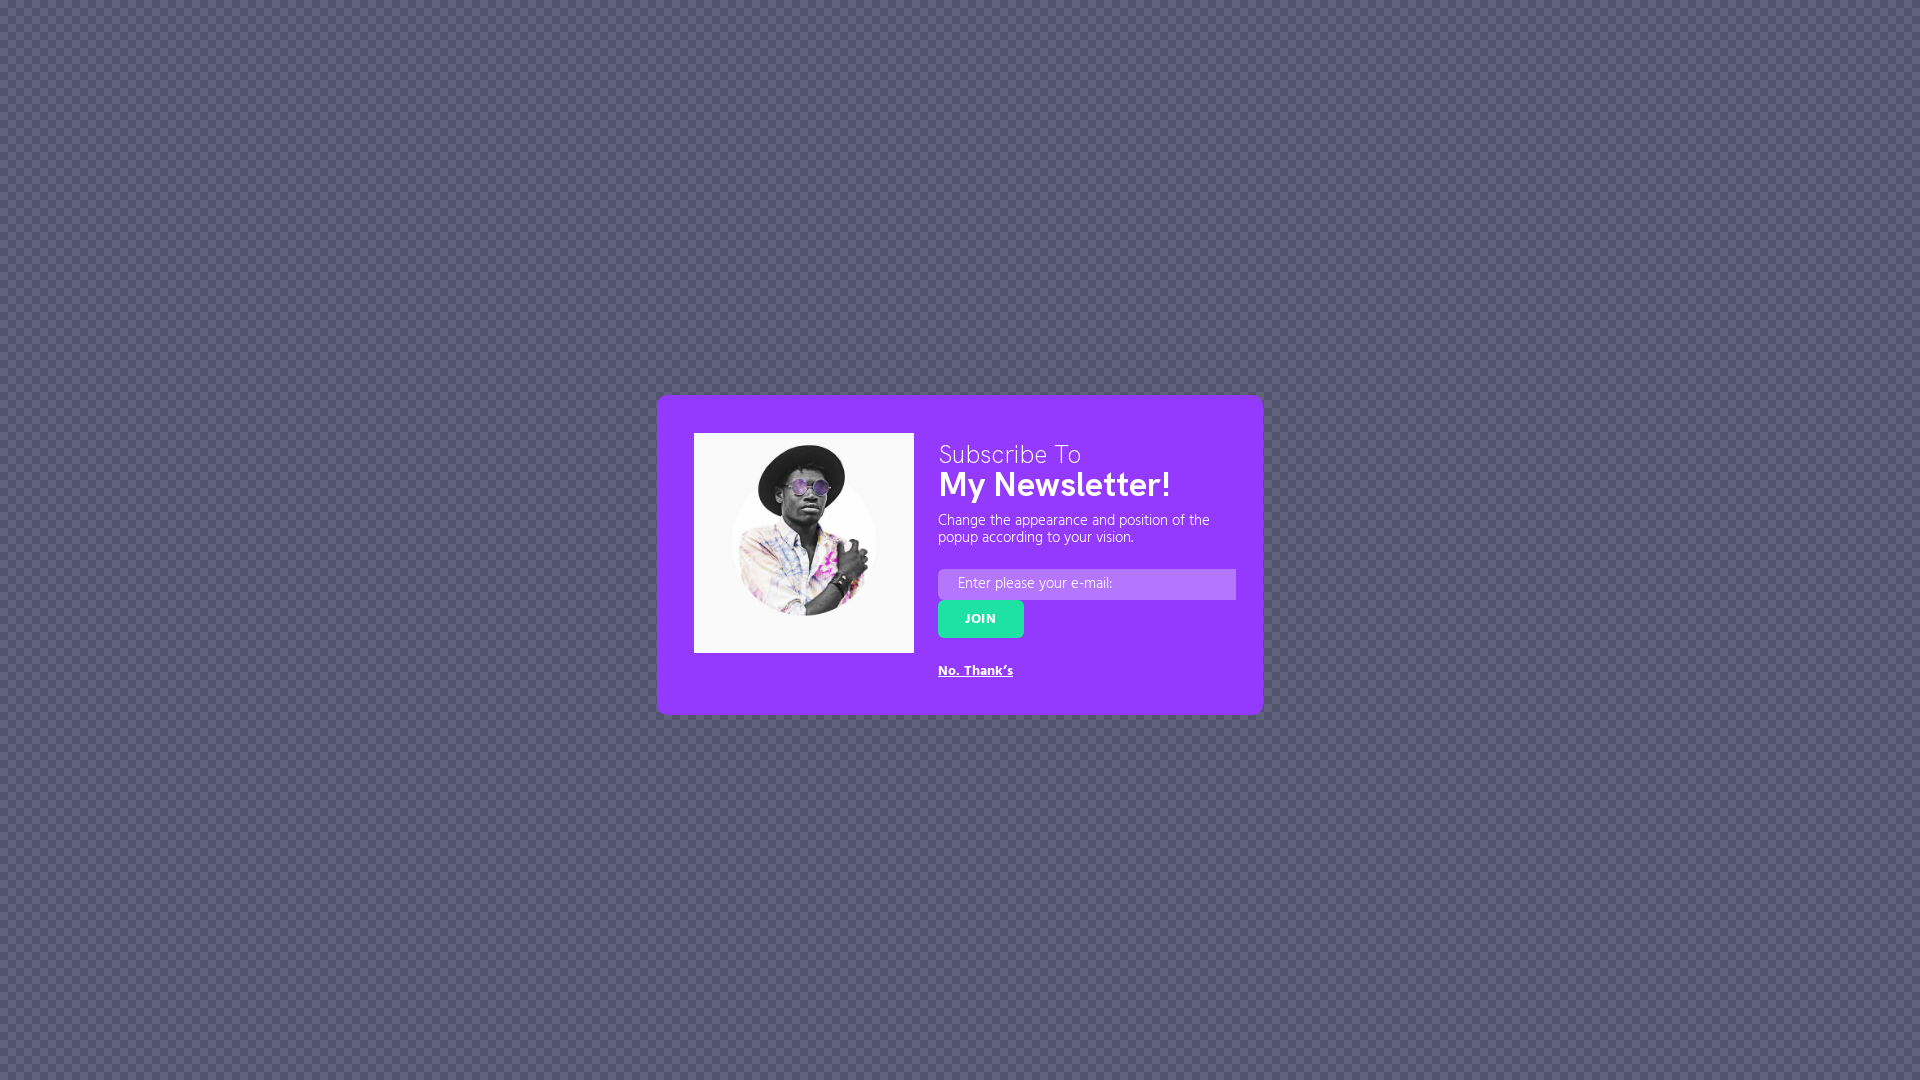  I want to click on 'JOIN', so click(936, 617).